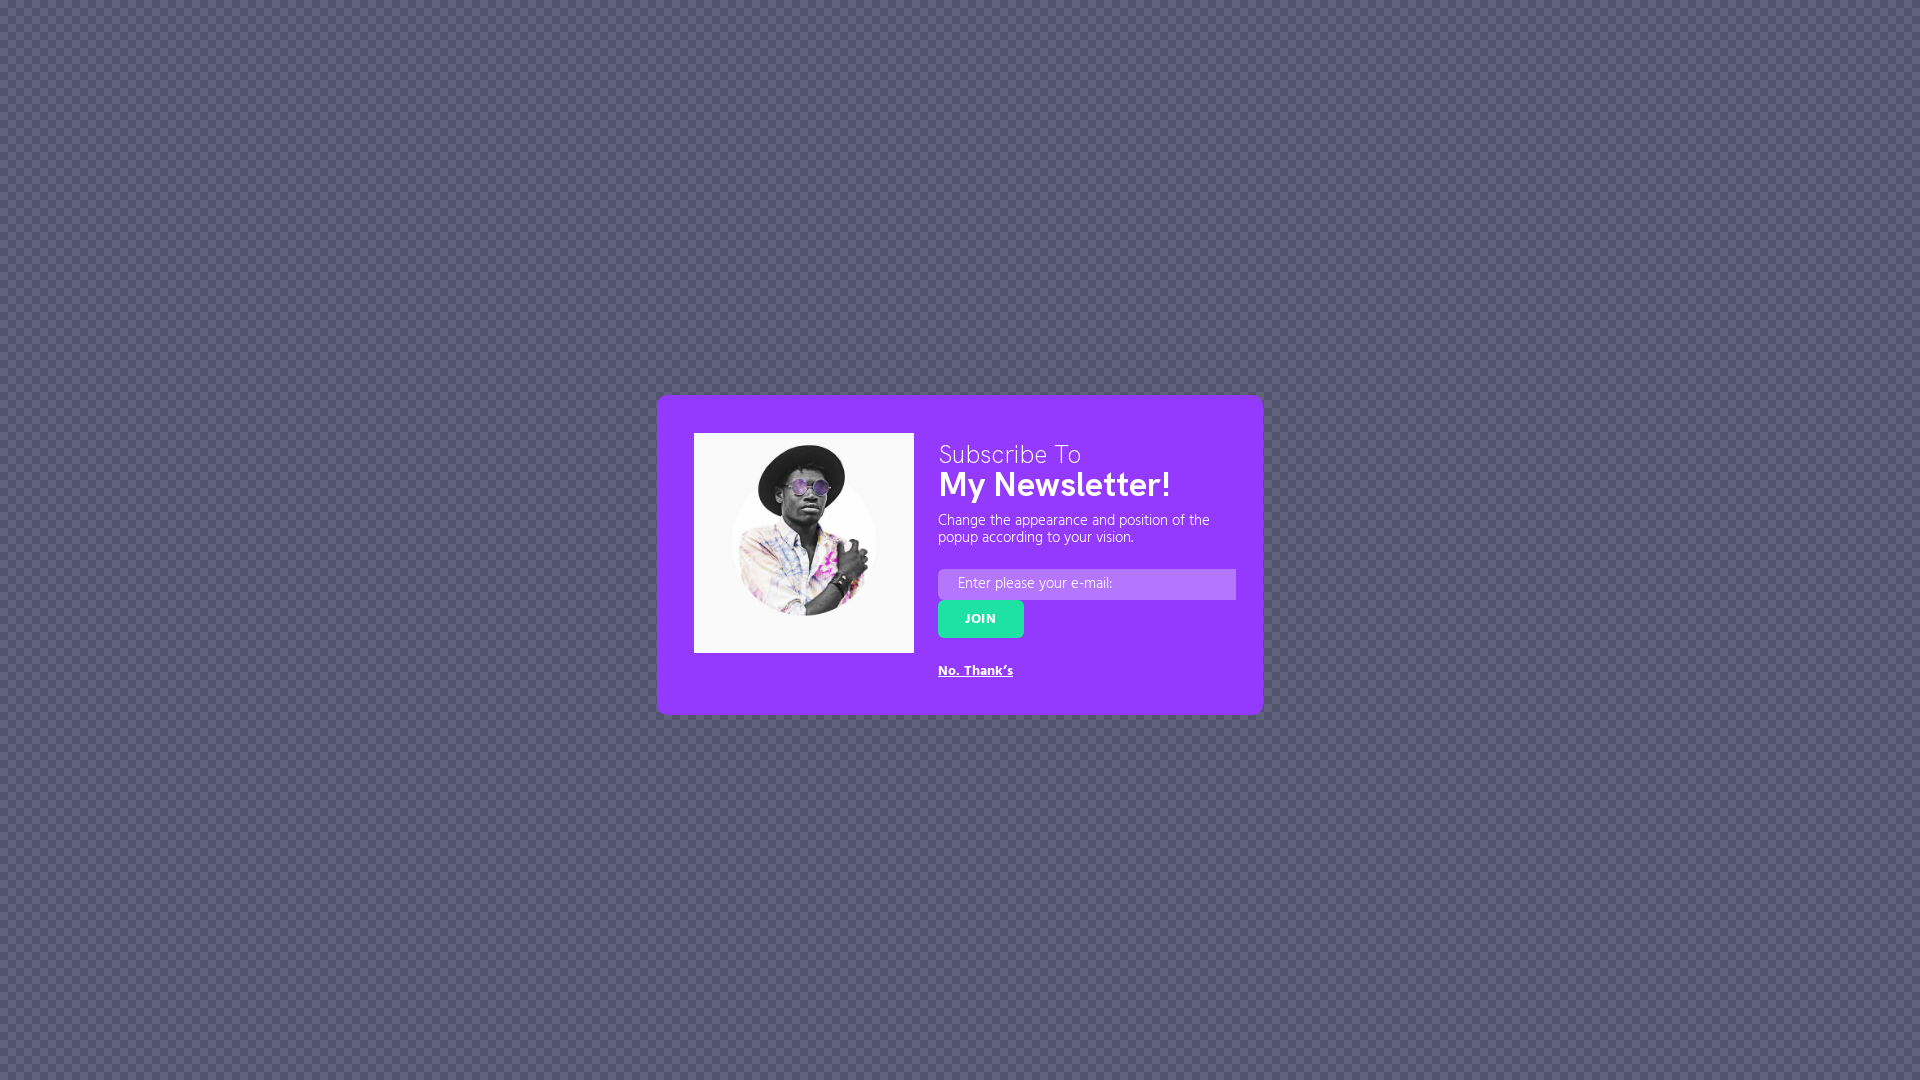  I want to click on 'JOIN', so click(936, 617).